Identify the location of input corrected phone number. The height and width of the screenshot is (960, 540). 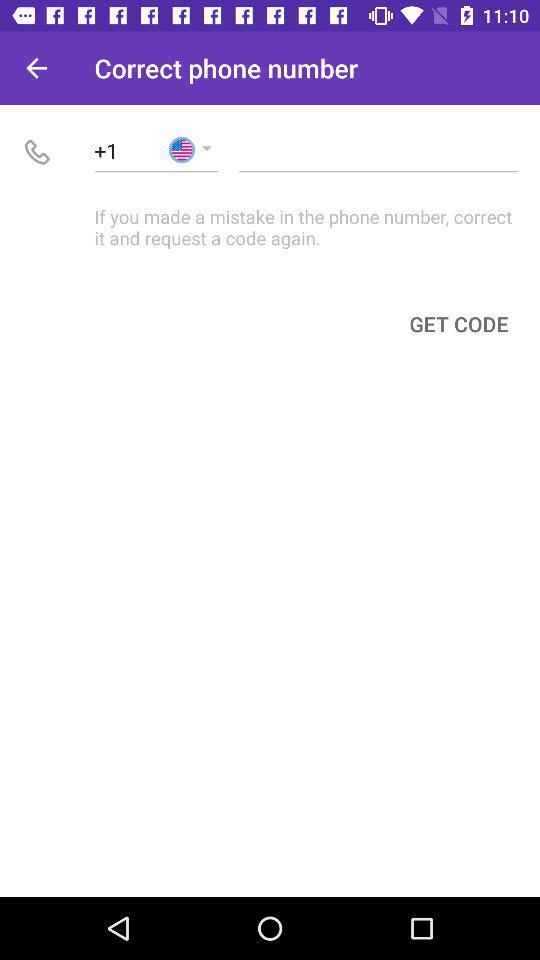
(378, 149).